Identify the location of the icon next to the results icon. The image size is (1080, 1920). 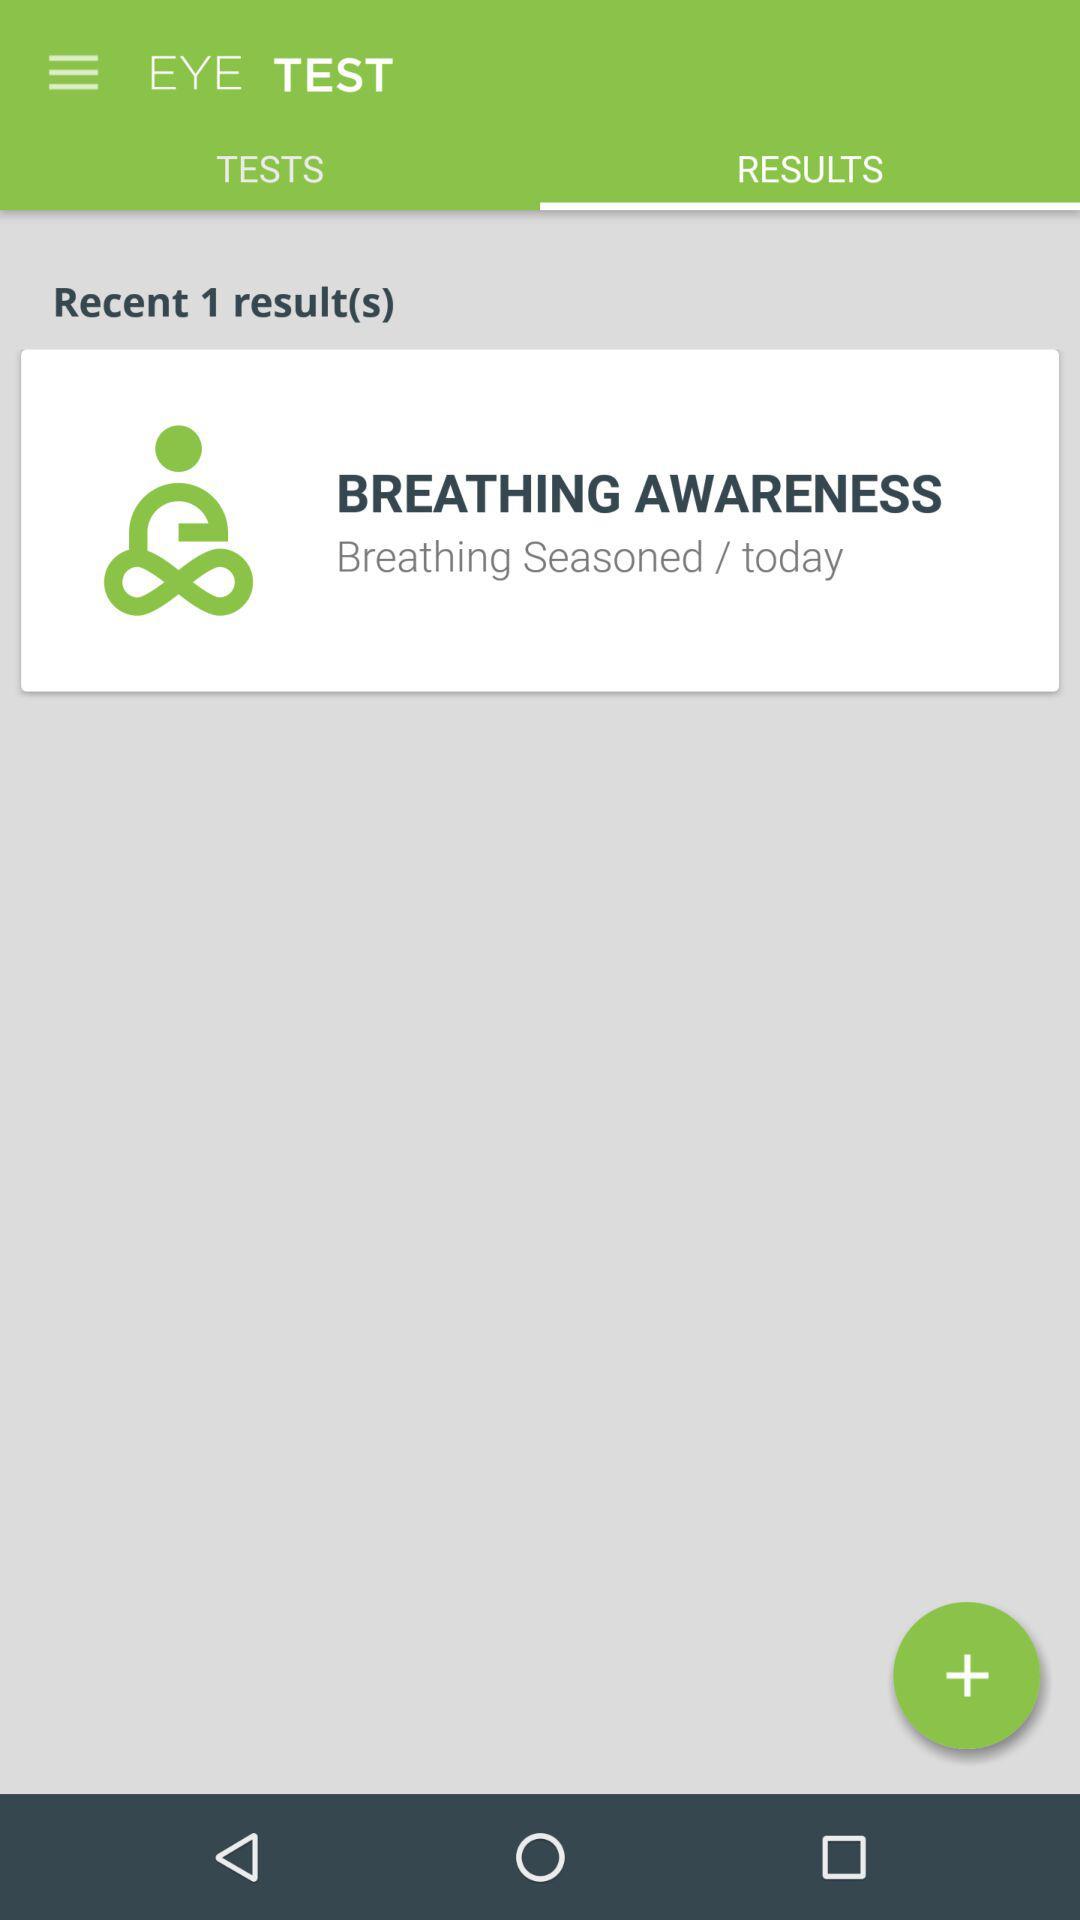
(270, 156).